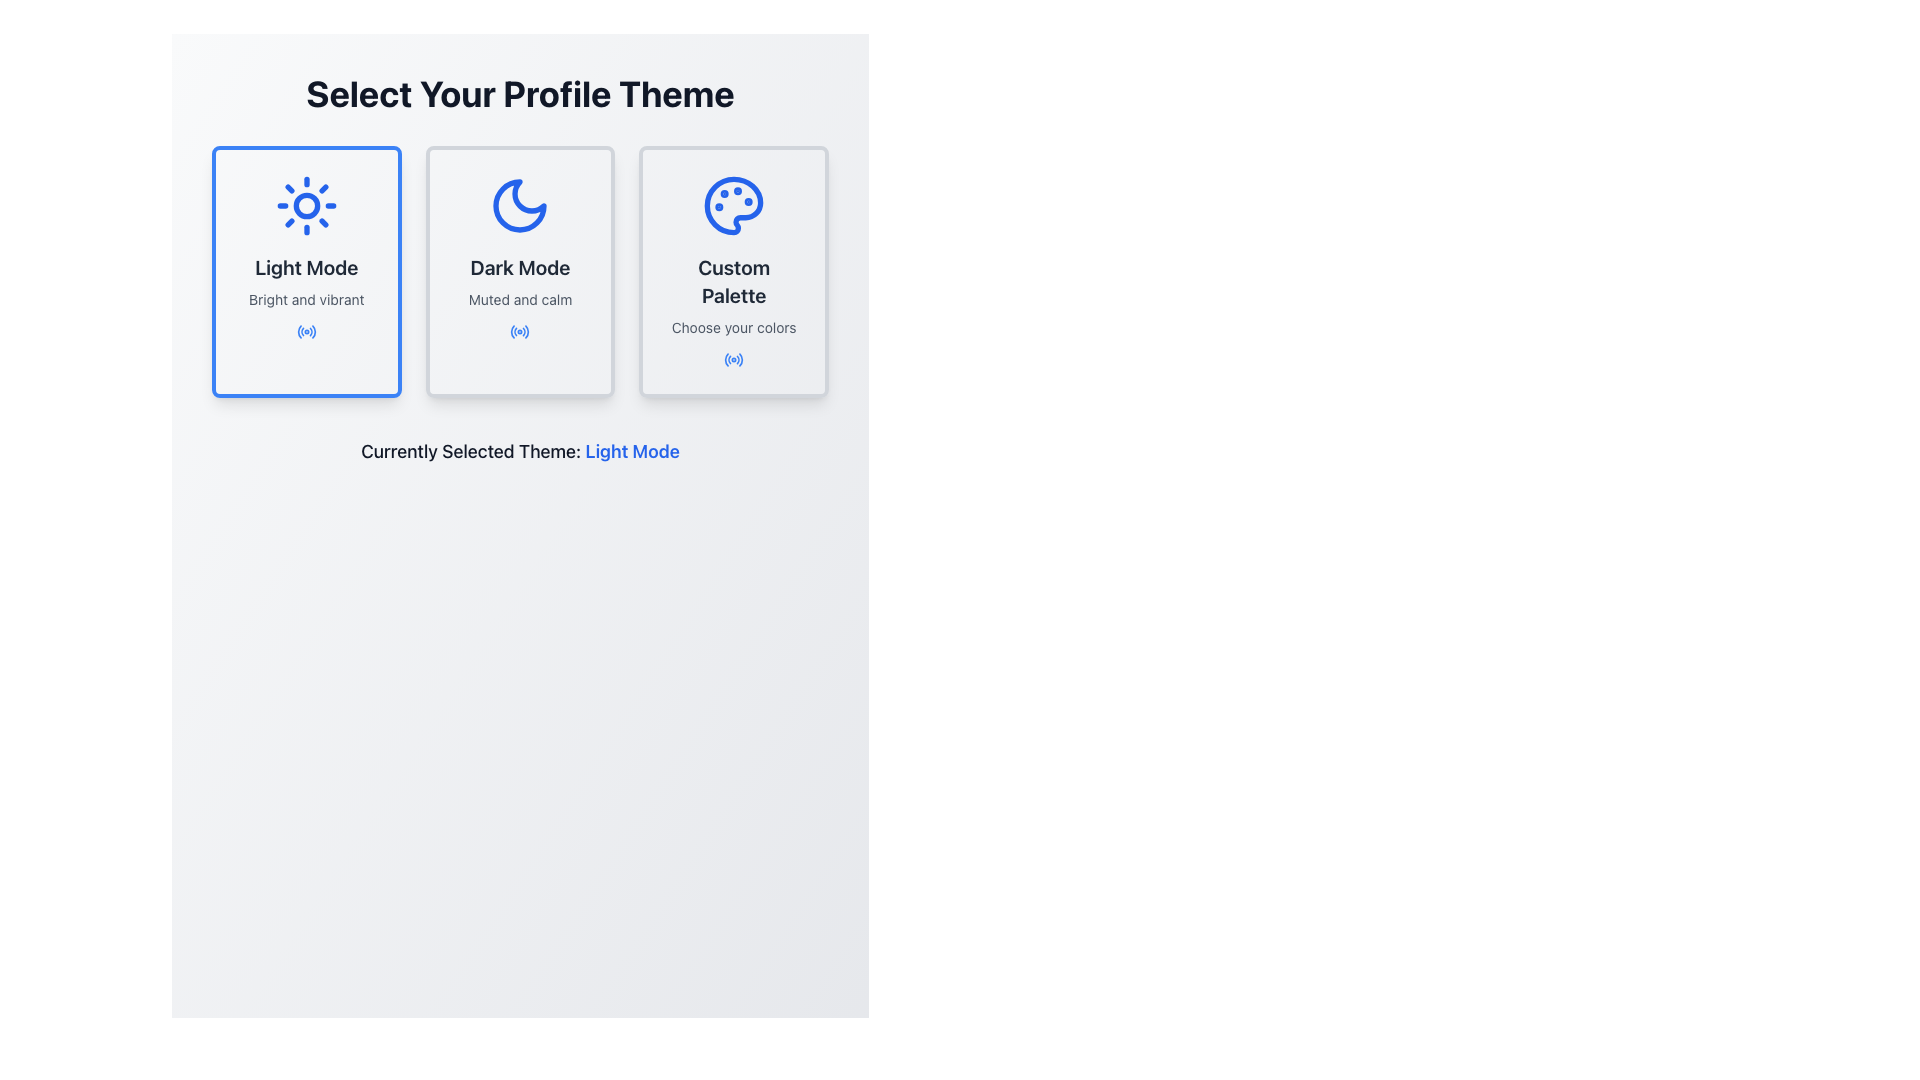  Describe the element at coordinates (312, 330) in the screenshot. I see `the icon representing outgoing radio waves or signals within the 'Light Mode' card, which is the leftmost card in the interface` at that location.